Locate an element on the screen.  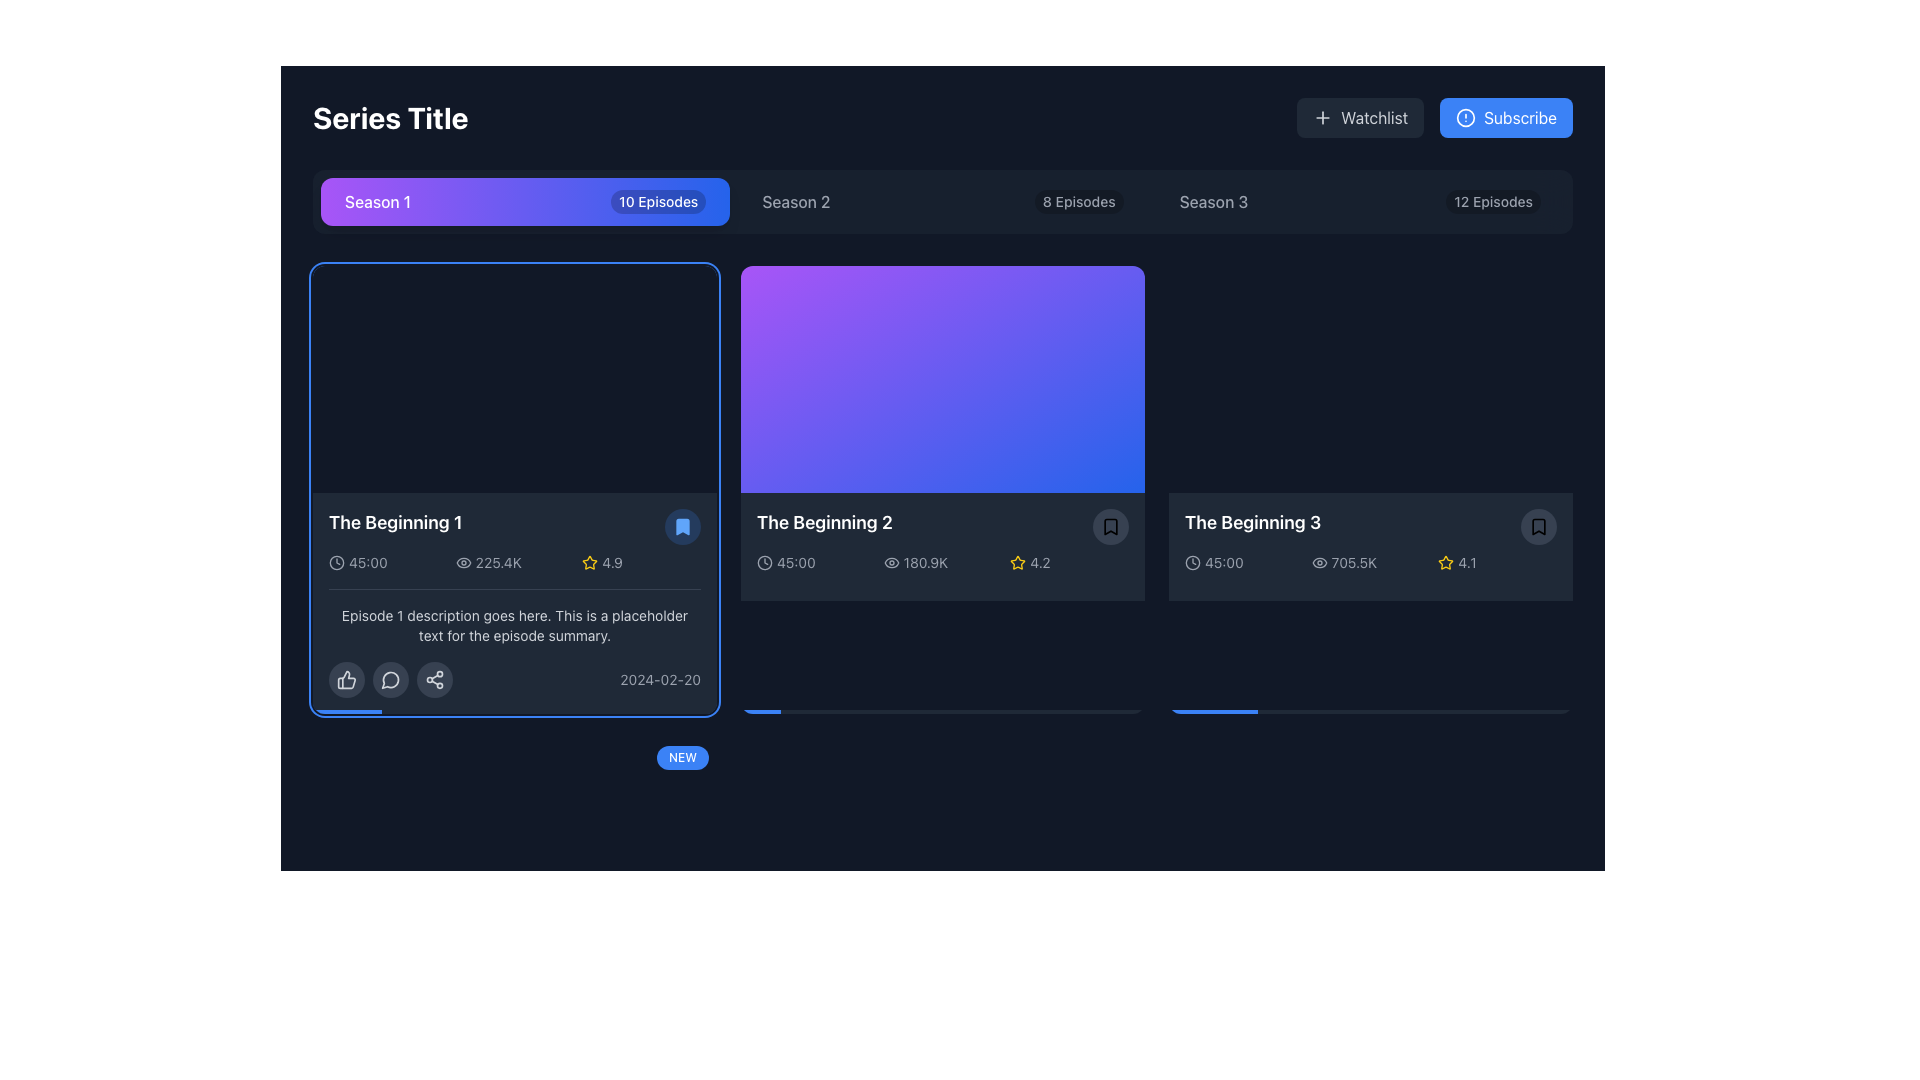
descriptive text block for 'The Beginning 1', which contains the episode summary and publication date is located at coordinates (514, 643).